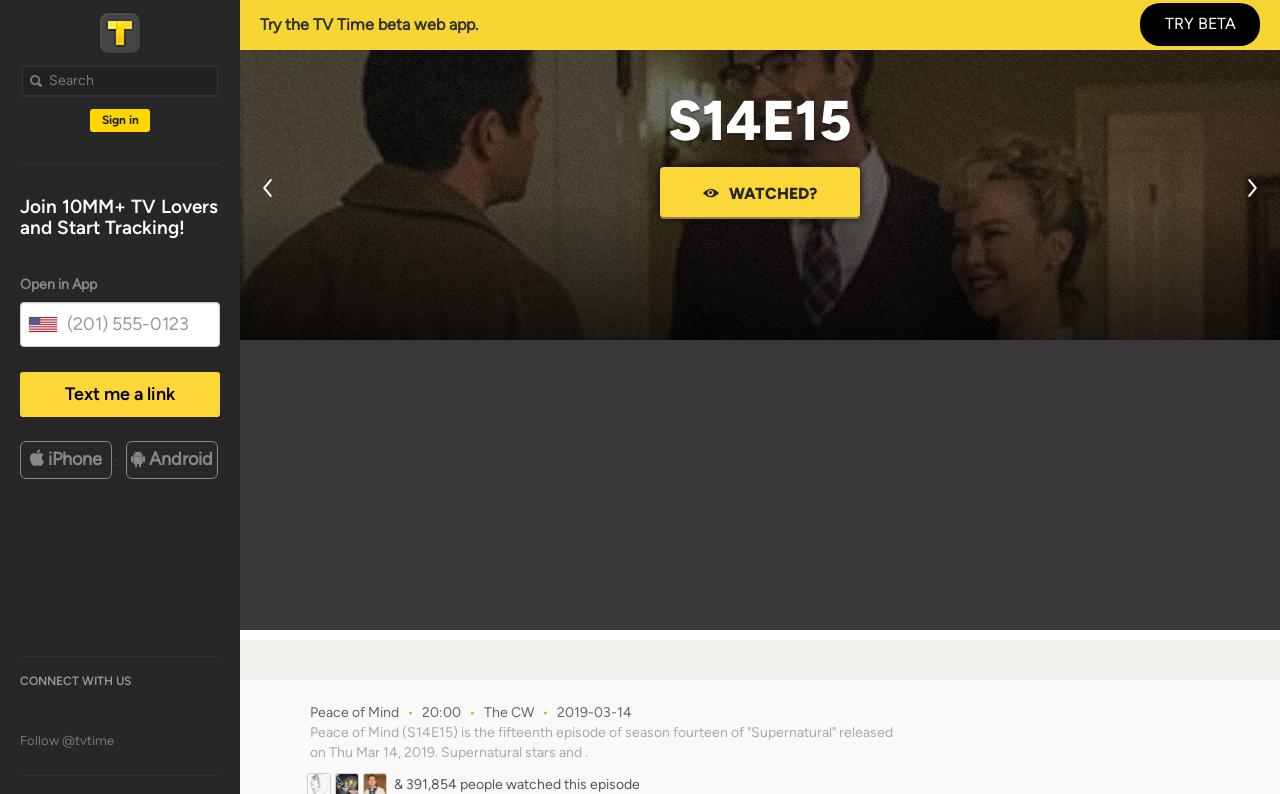 The height and width of the screenshot is (794, 1280). Describe the element at coordinates (759, 120) in the screenshot. I see `'S14E15'` at that location.